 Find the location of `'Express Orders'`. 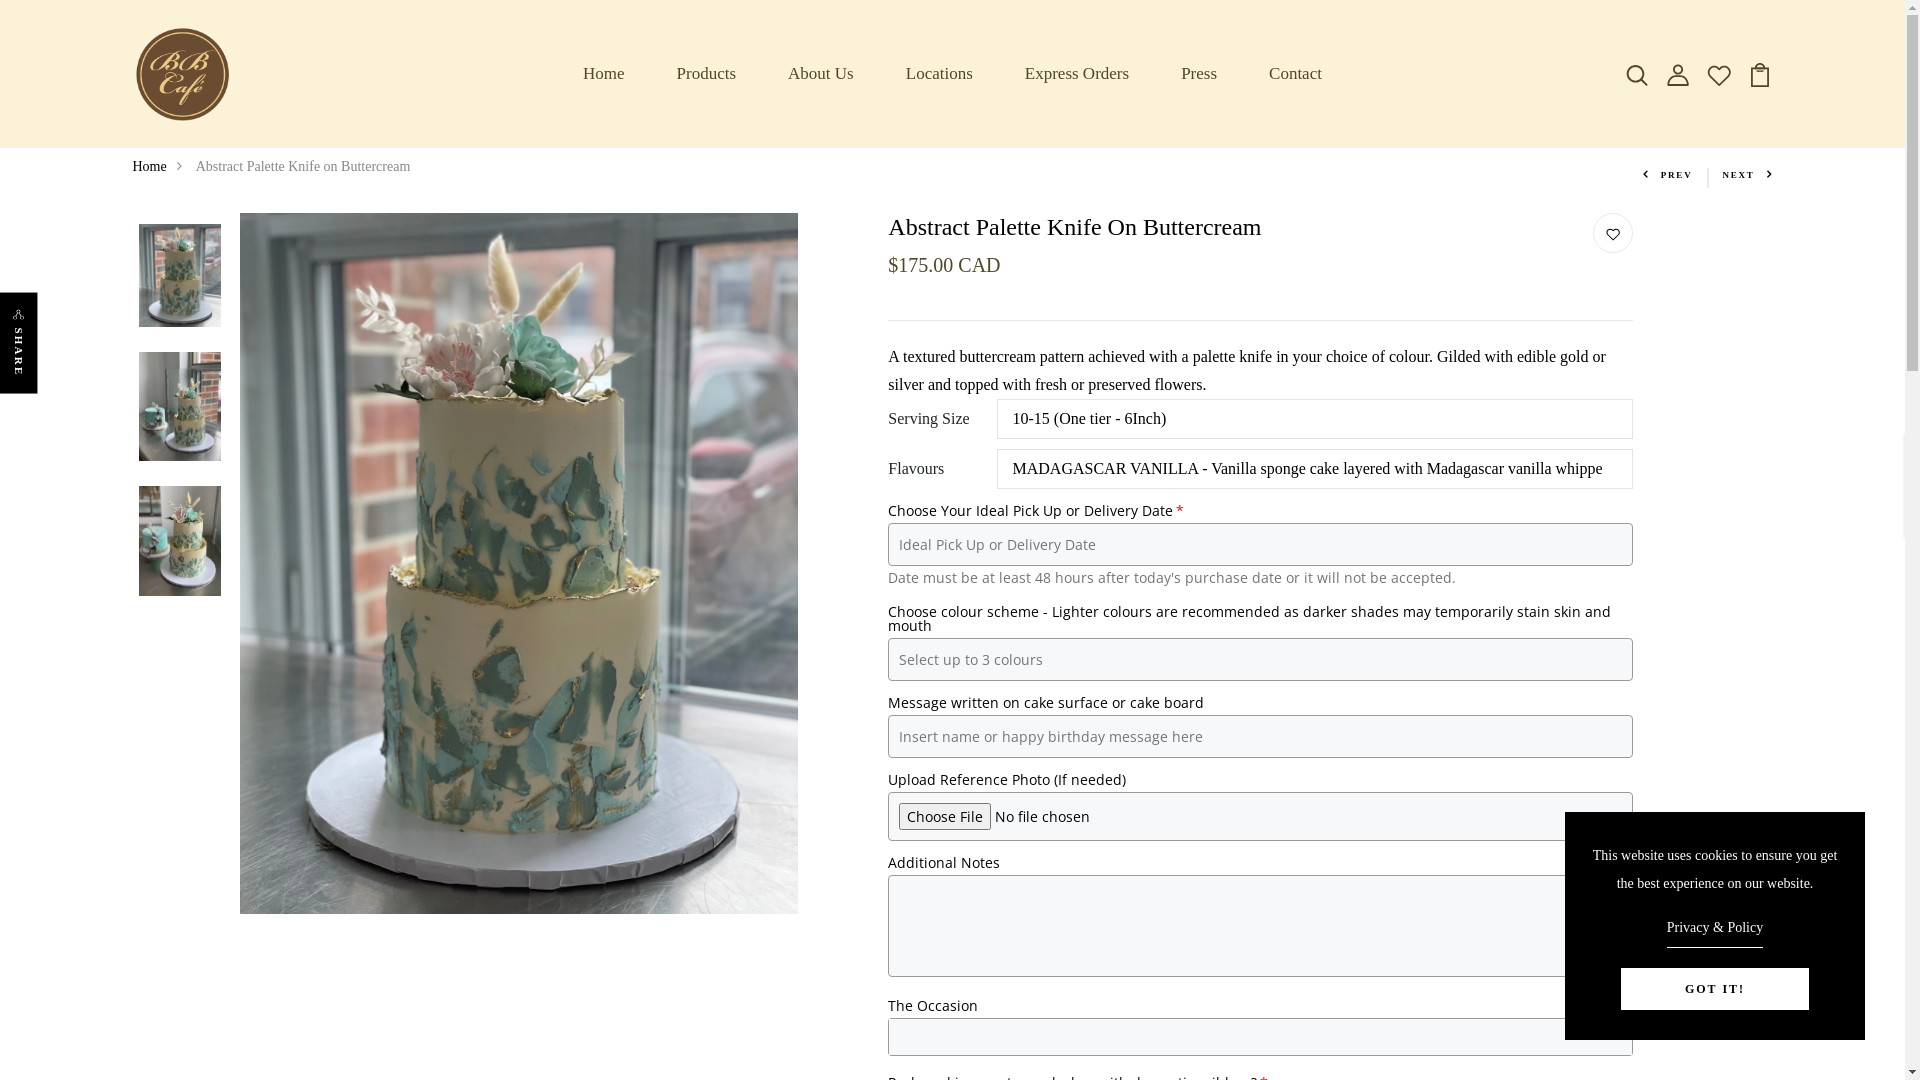

'Express Orders' is located at coordinates (1075, 72).